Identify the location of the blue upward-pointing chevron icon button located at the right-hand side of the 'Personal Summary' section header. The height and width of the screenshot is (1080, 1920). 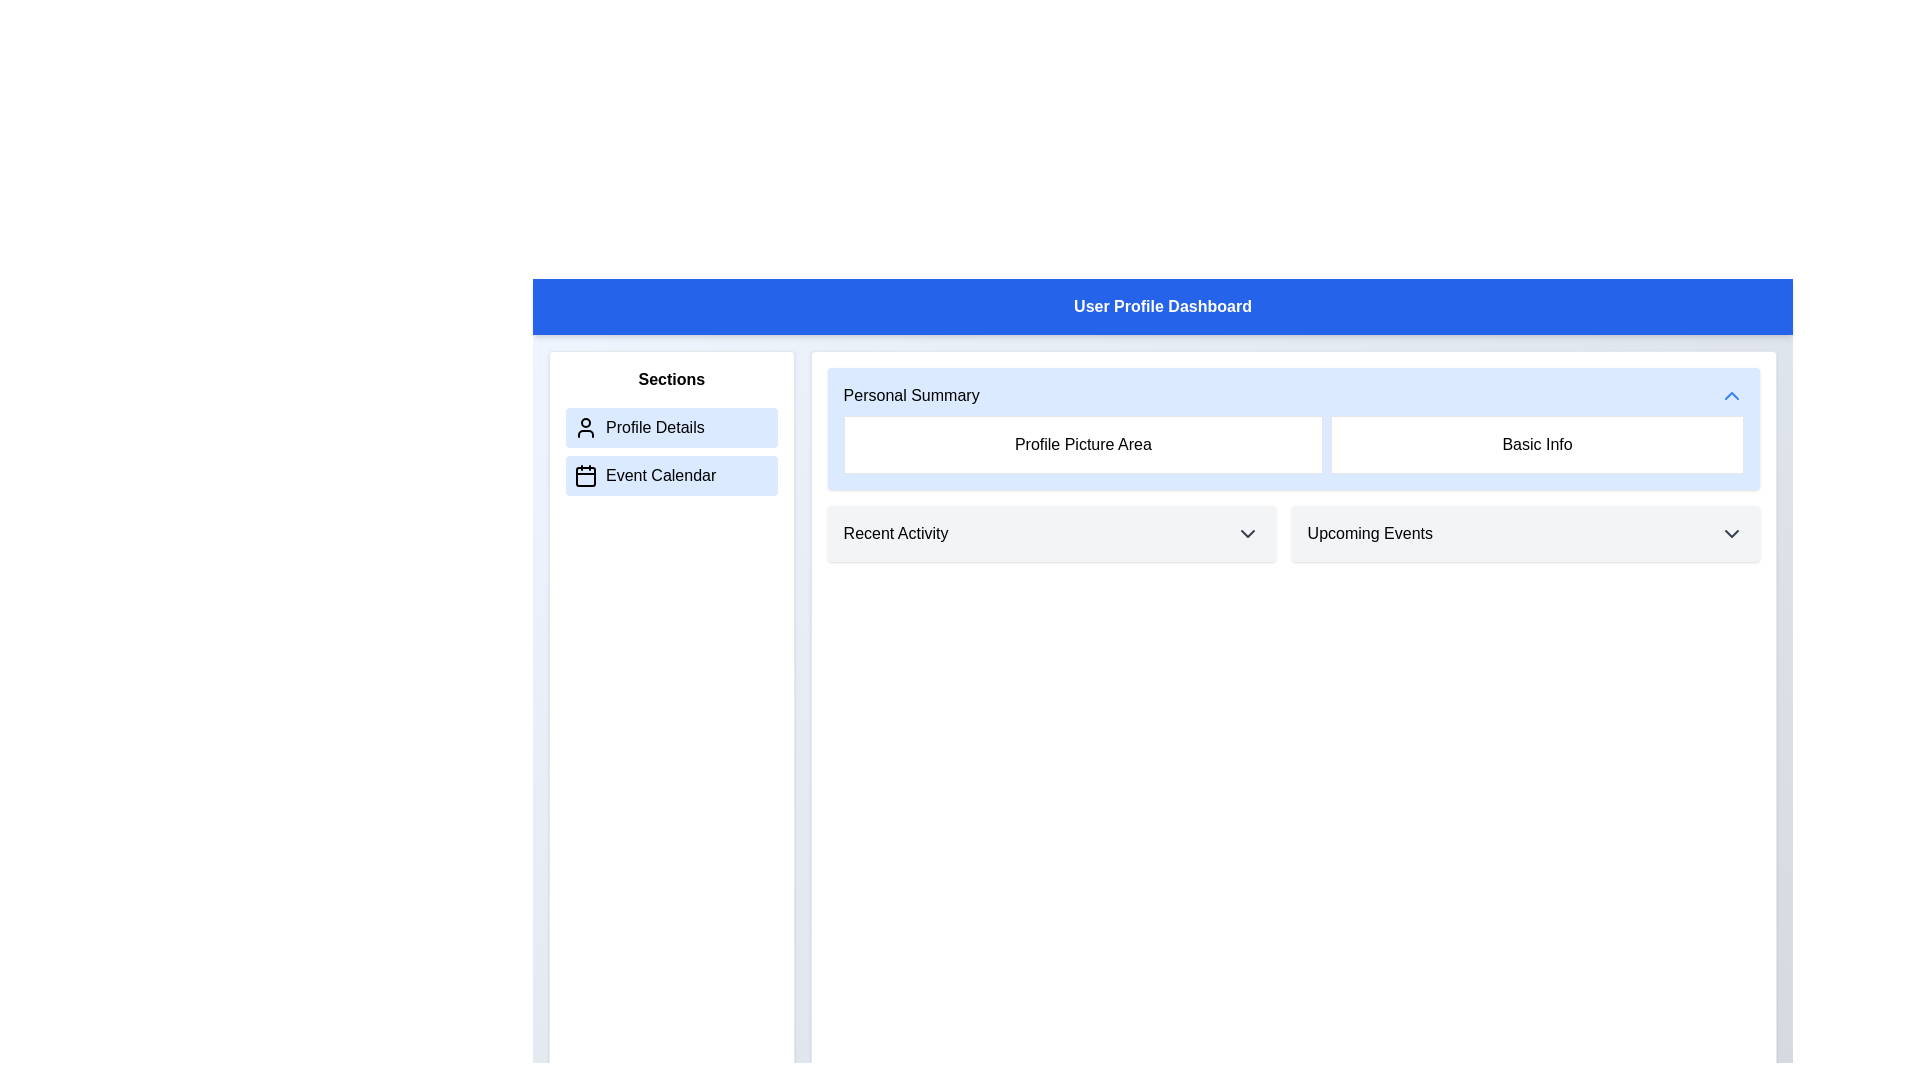
(1731, 396).